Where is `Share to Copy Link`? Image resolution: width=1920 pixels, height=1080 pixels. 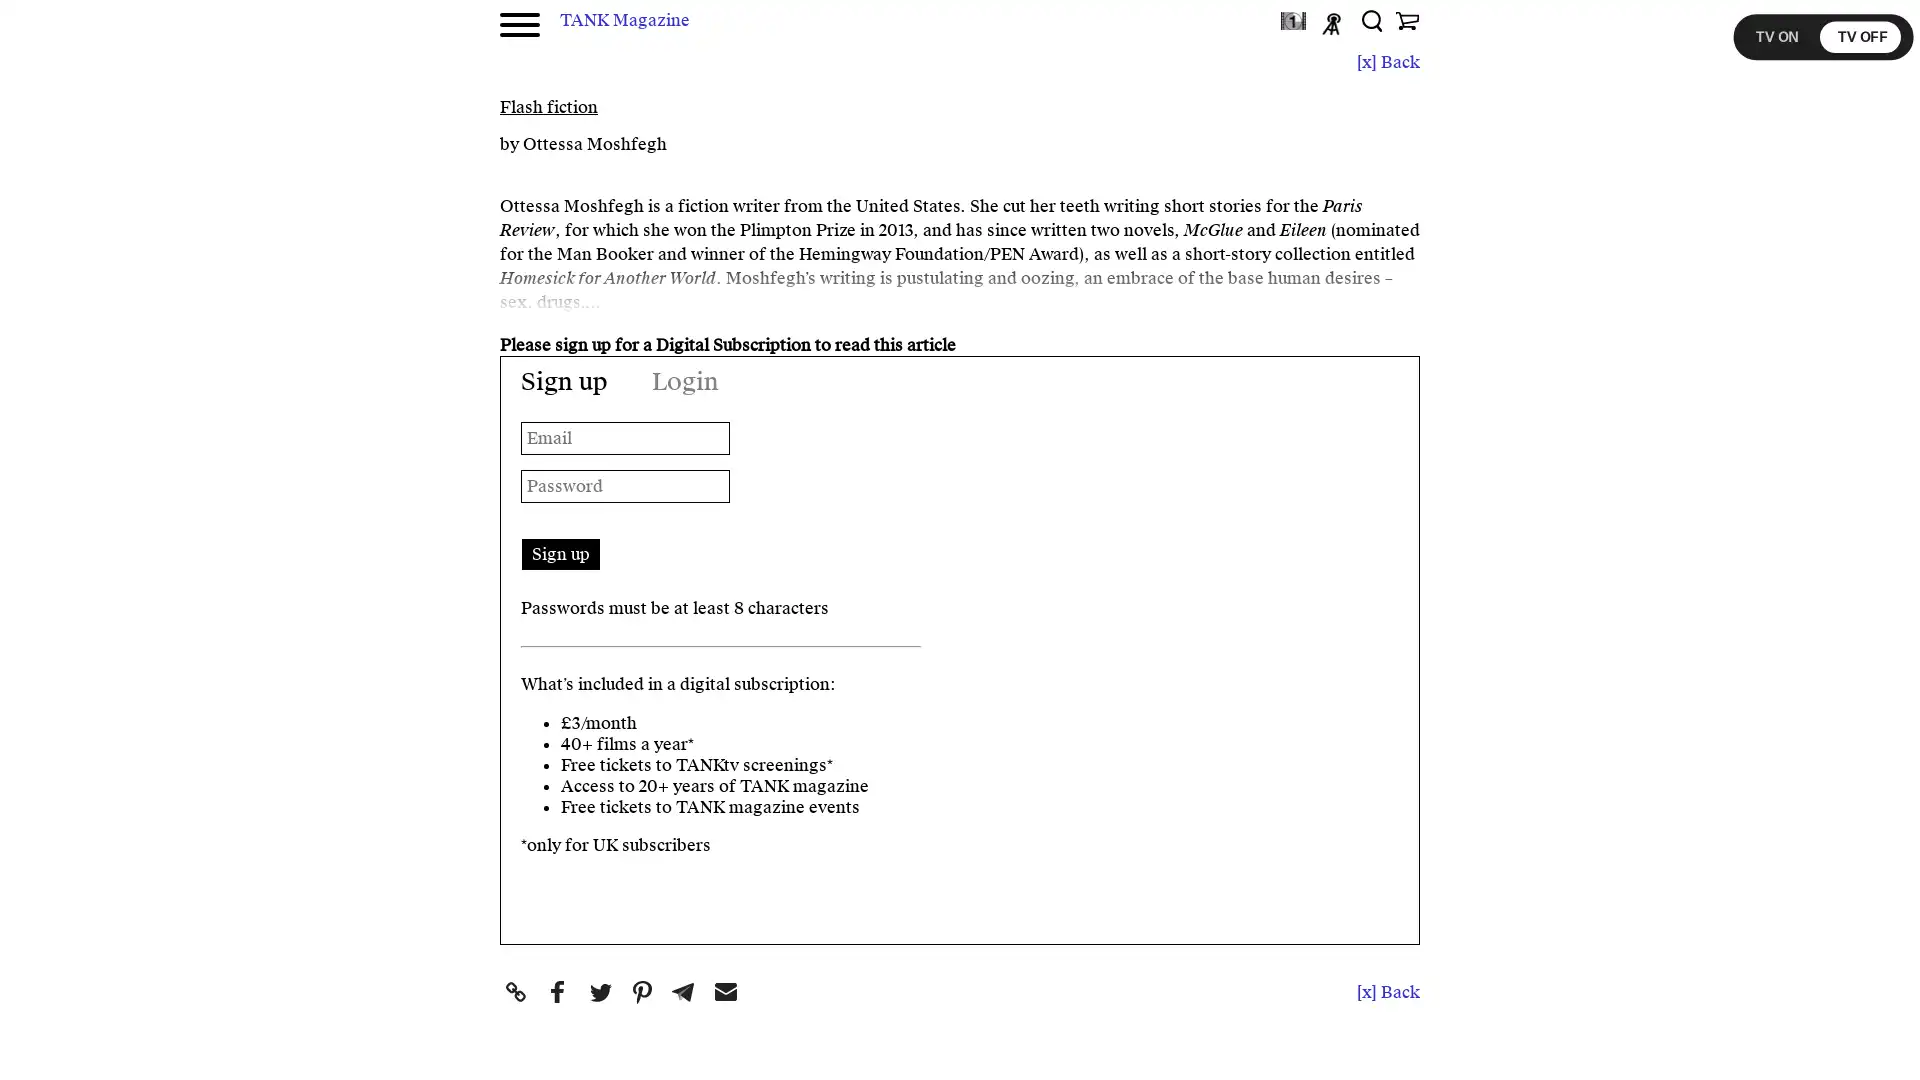 Share to Copy Link is located at coordinates (521, 991).